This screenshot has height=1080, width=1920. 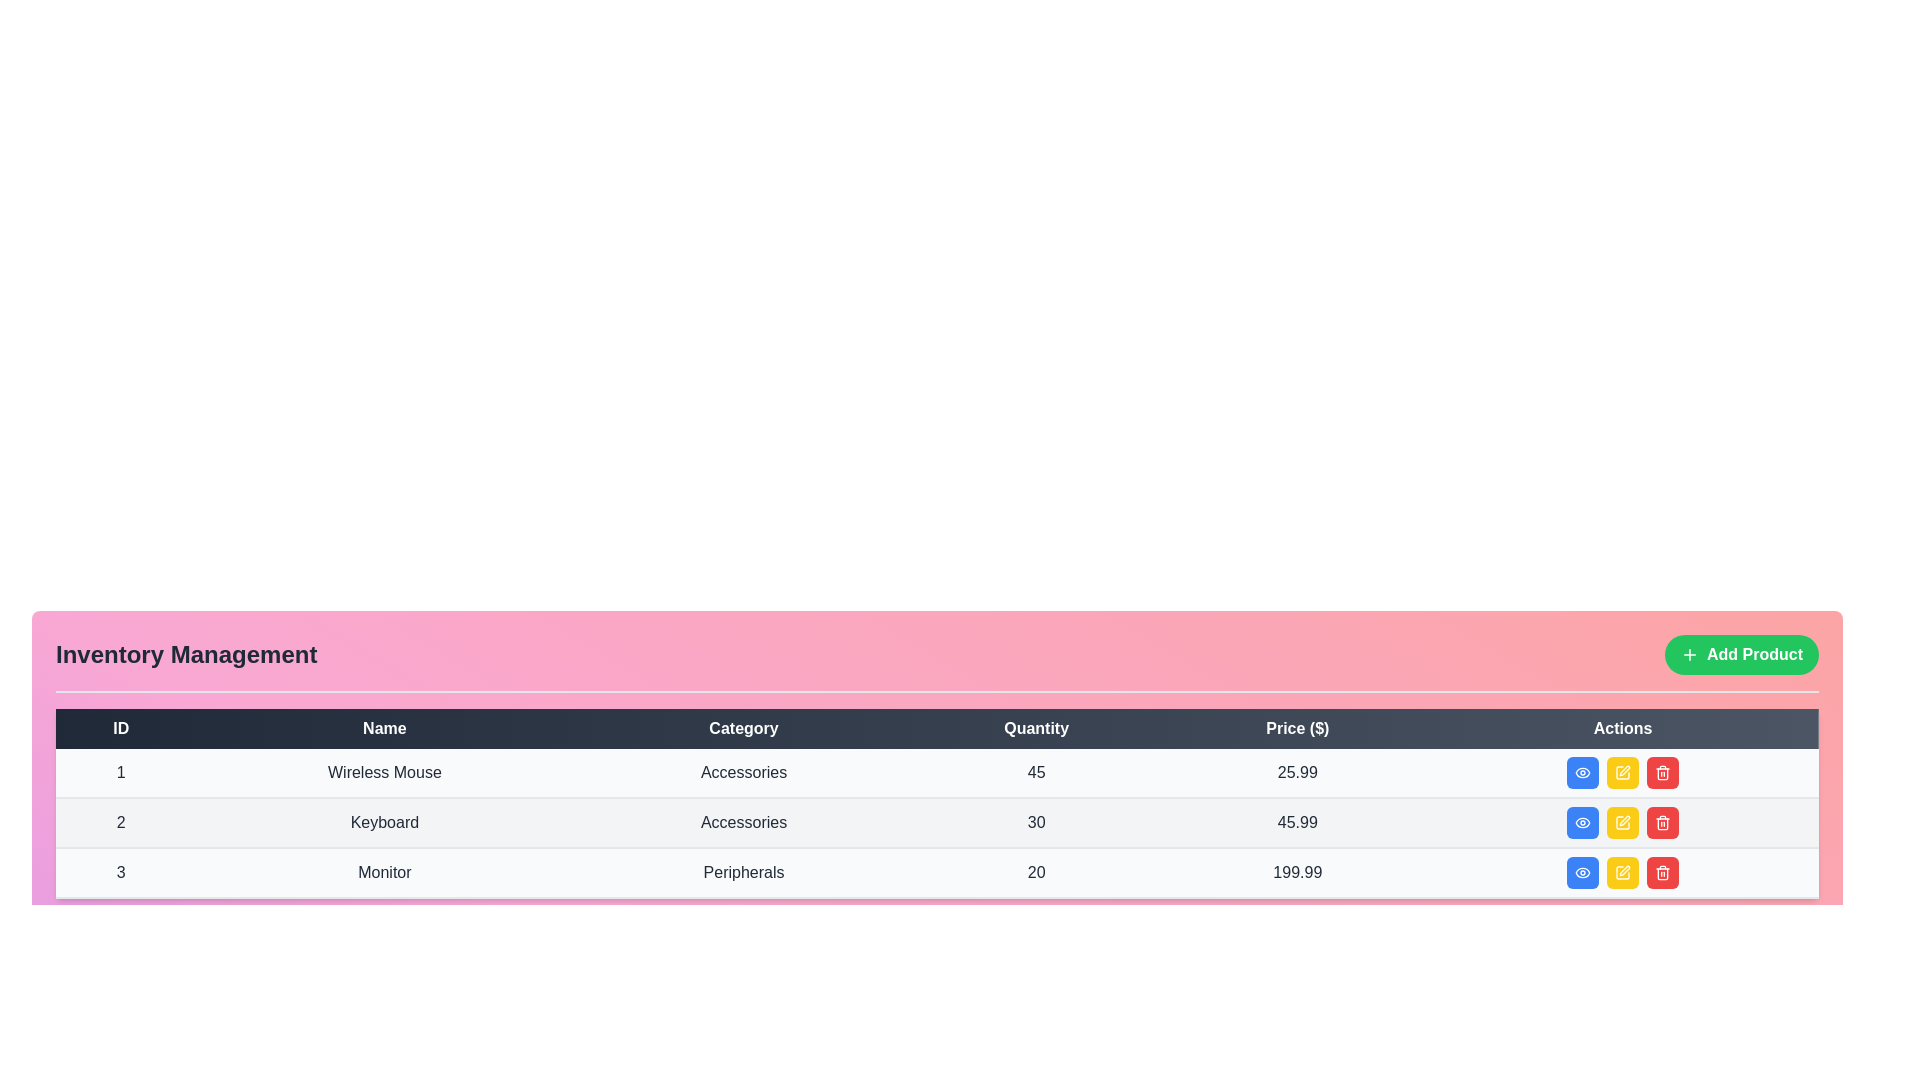 I want to click on the pen-shaped icon with a yellow background in the actions column of the table corresponding to the product 'Monitor' to initiate editing, so click(x=1623, y=871).